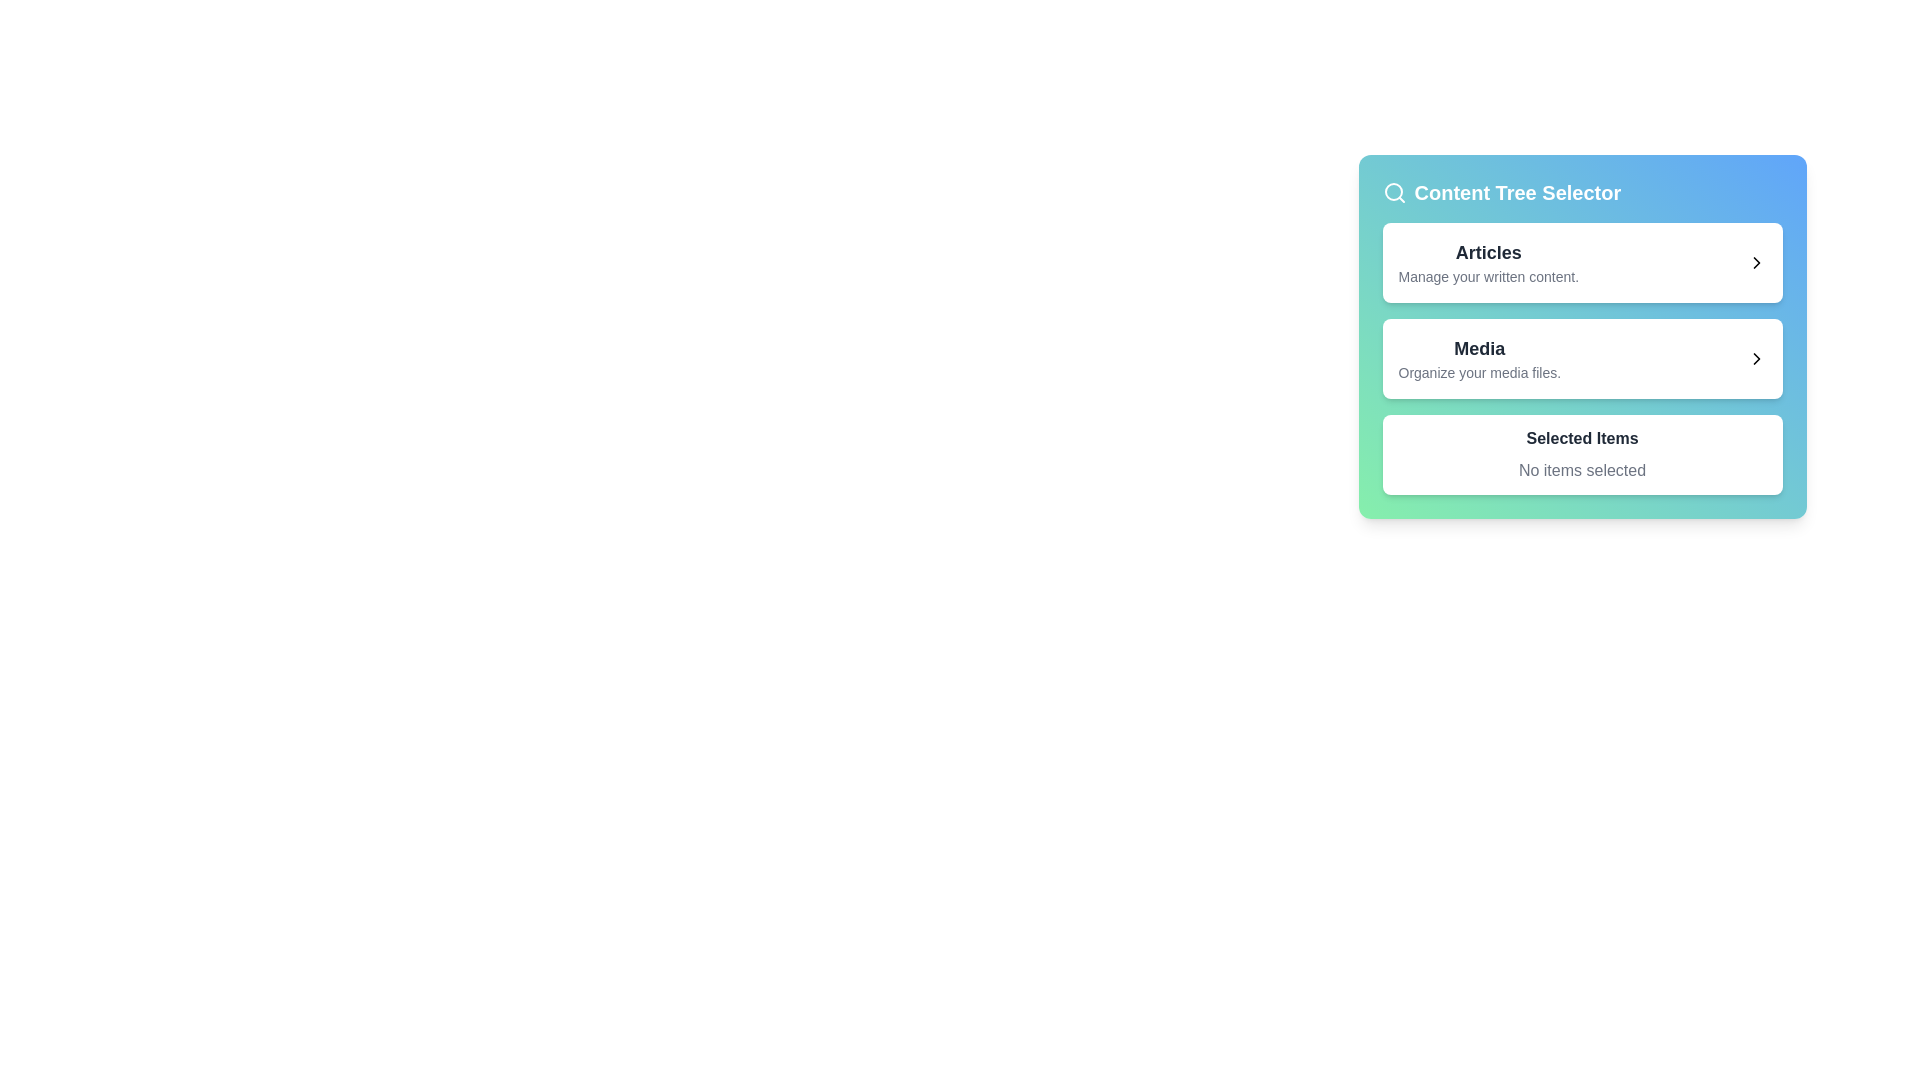 The width and height of the screenshot is (1920, 1080). I want to click on the Informative component that displays 'Selected Items' and 'No items selected' located below the 'Media' section in the Content Tree Selector, so click(1581, 455).